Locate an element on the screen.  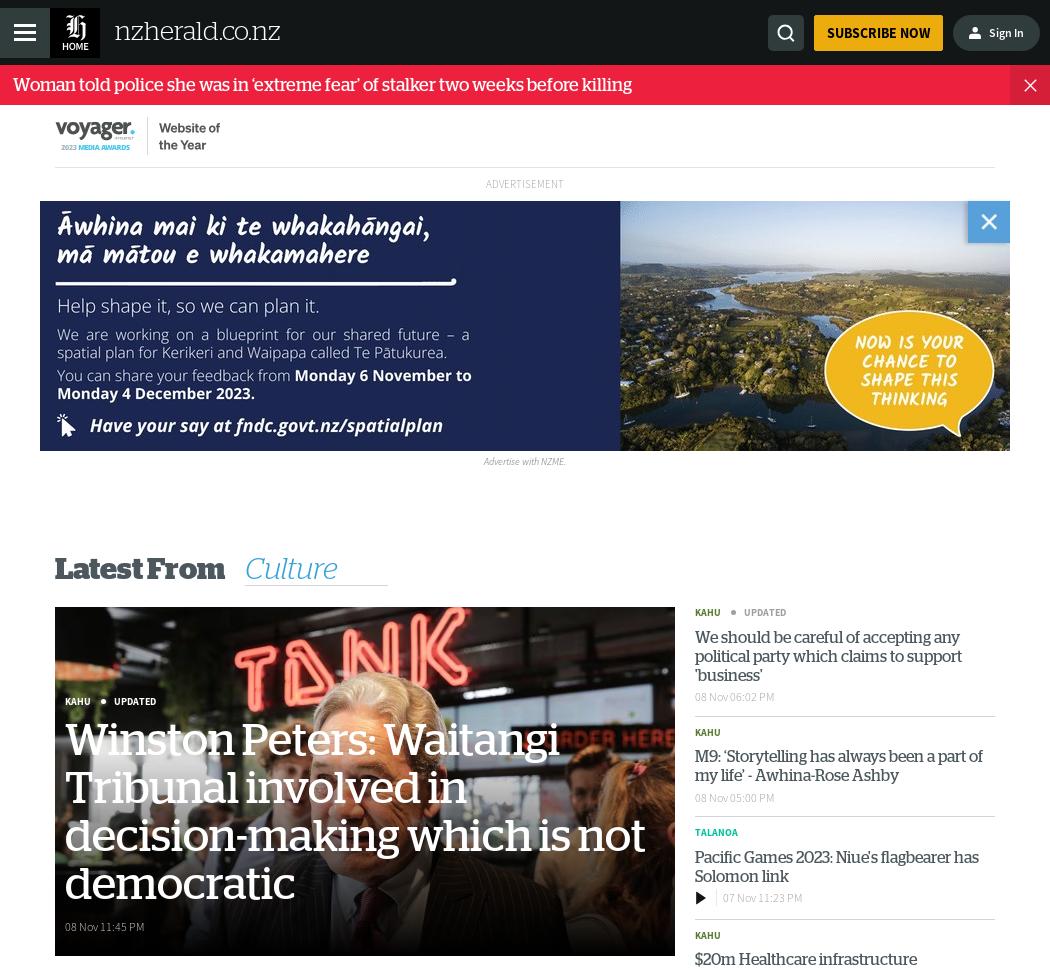
'Advertisement' is located at coordinates (525, 183).